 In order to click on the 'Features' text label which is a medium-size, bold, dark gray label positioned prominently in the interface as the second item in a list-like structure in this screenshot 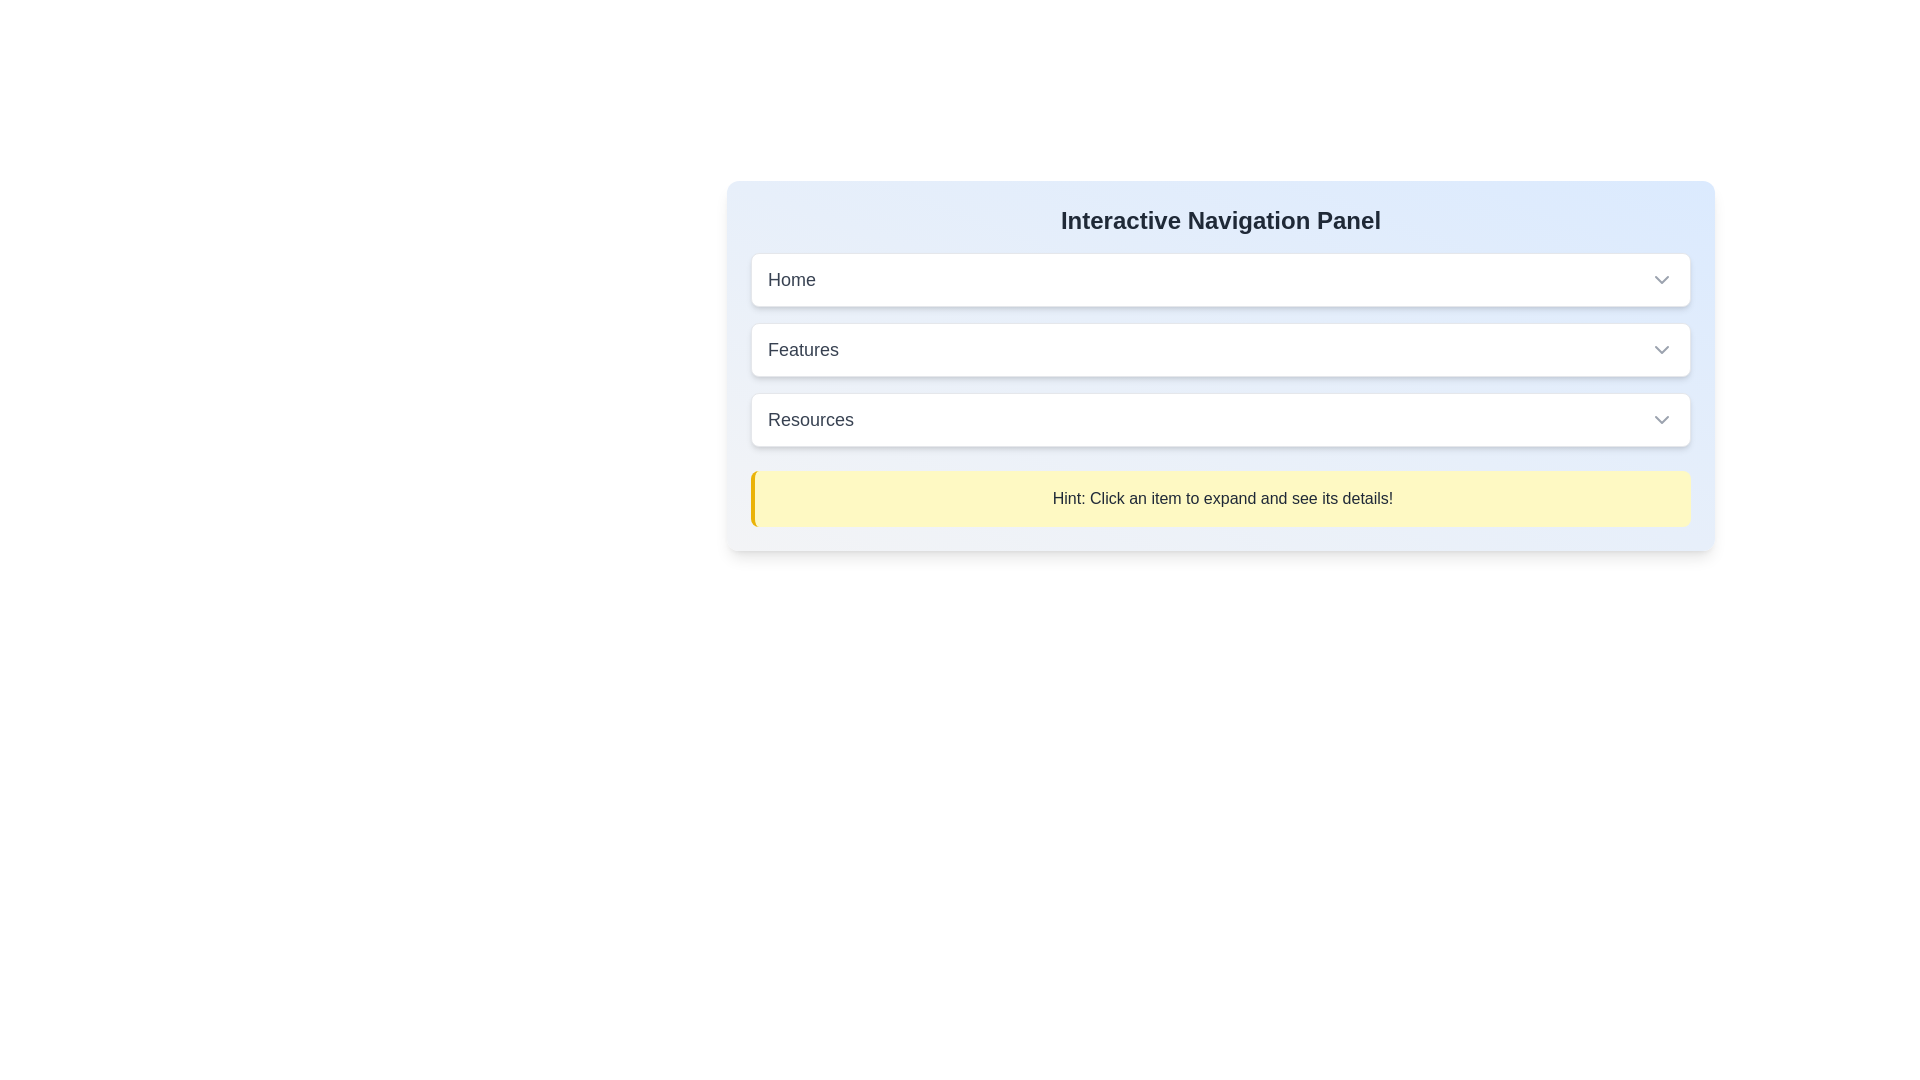, I will do `click(803, 349)`.